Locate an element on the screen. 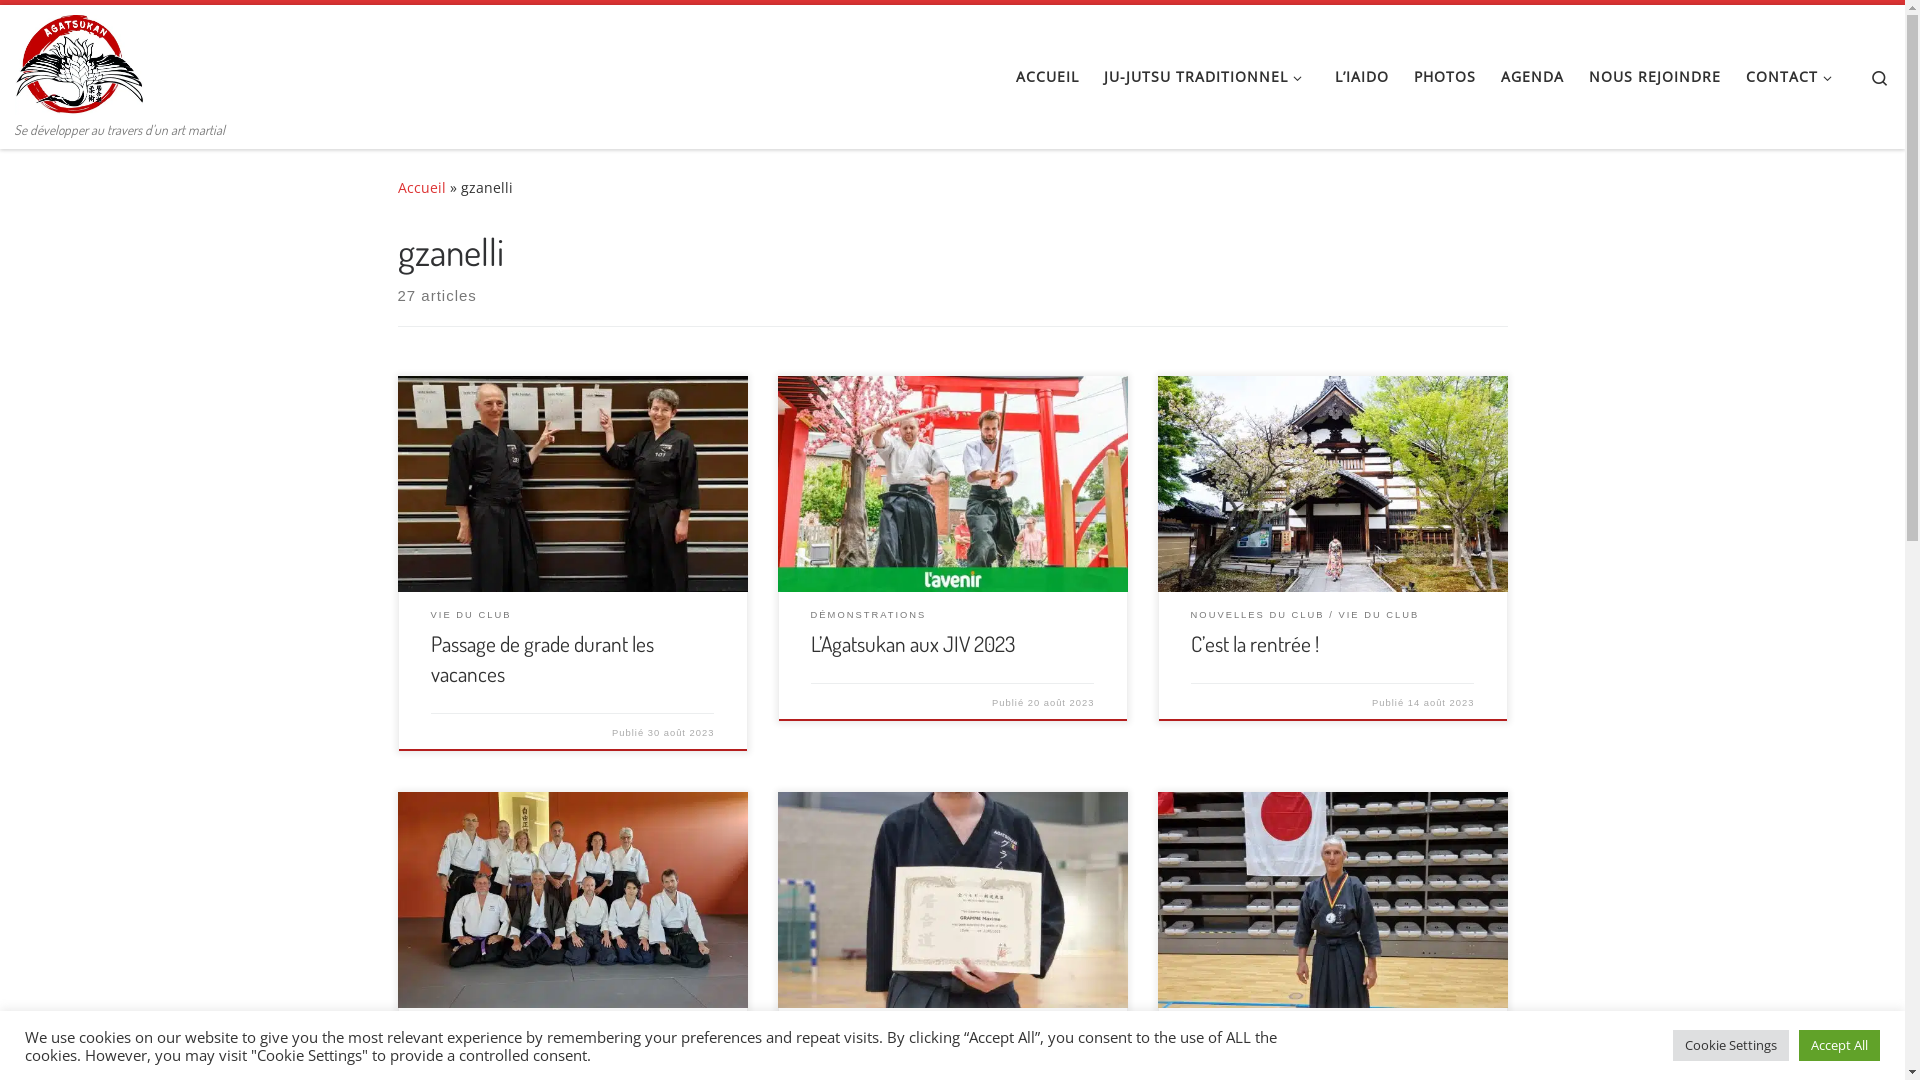 Image resolution: width=1920 pixels, height=1080 pixels. 'NOUVELLES DU CLUB' is located at coordinates (1256, 614).